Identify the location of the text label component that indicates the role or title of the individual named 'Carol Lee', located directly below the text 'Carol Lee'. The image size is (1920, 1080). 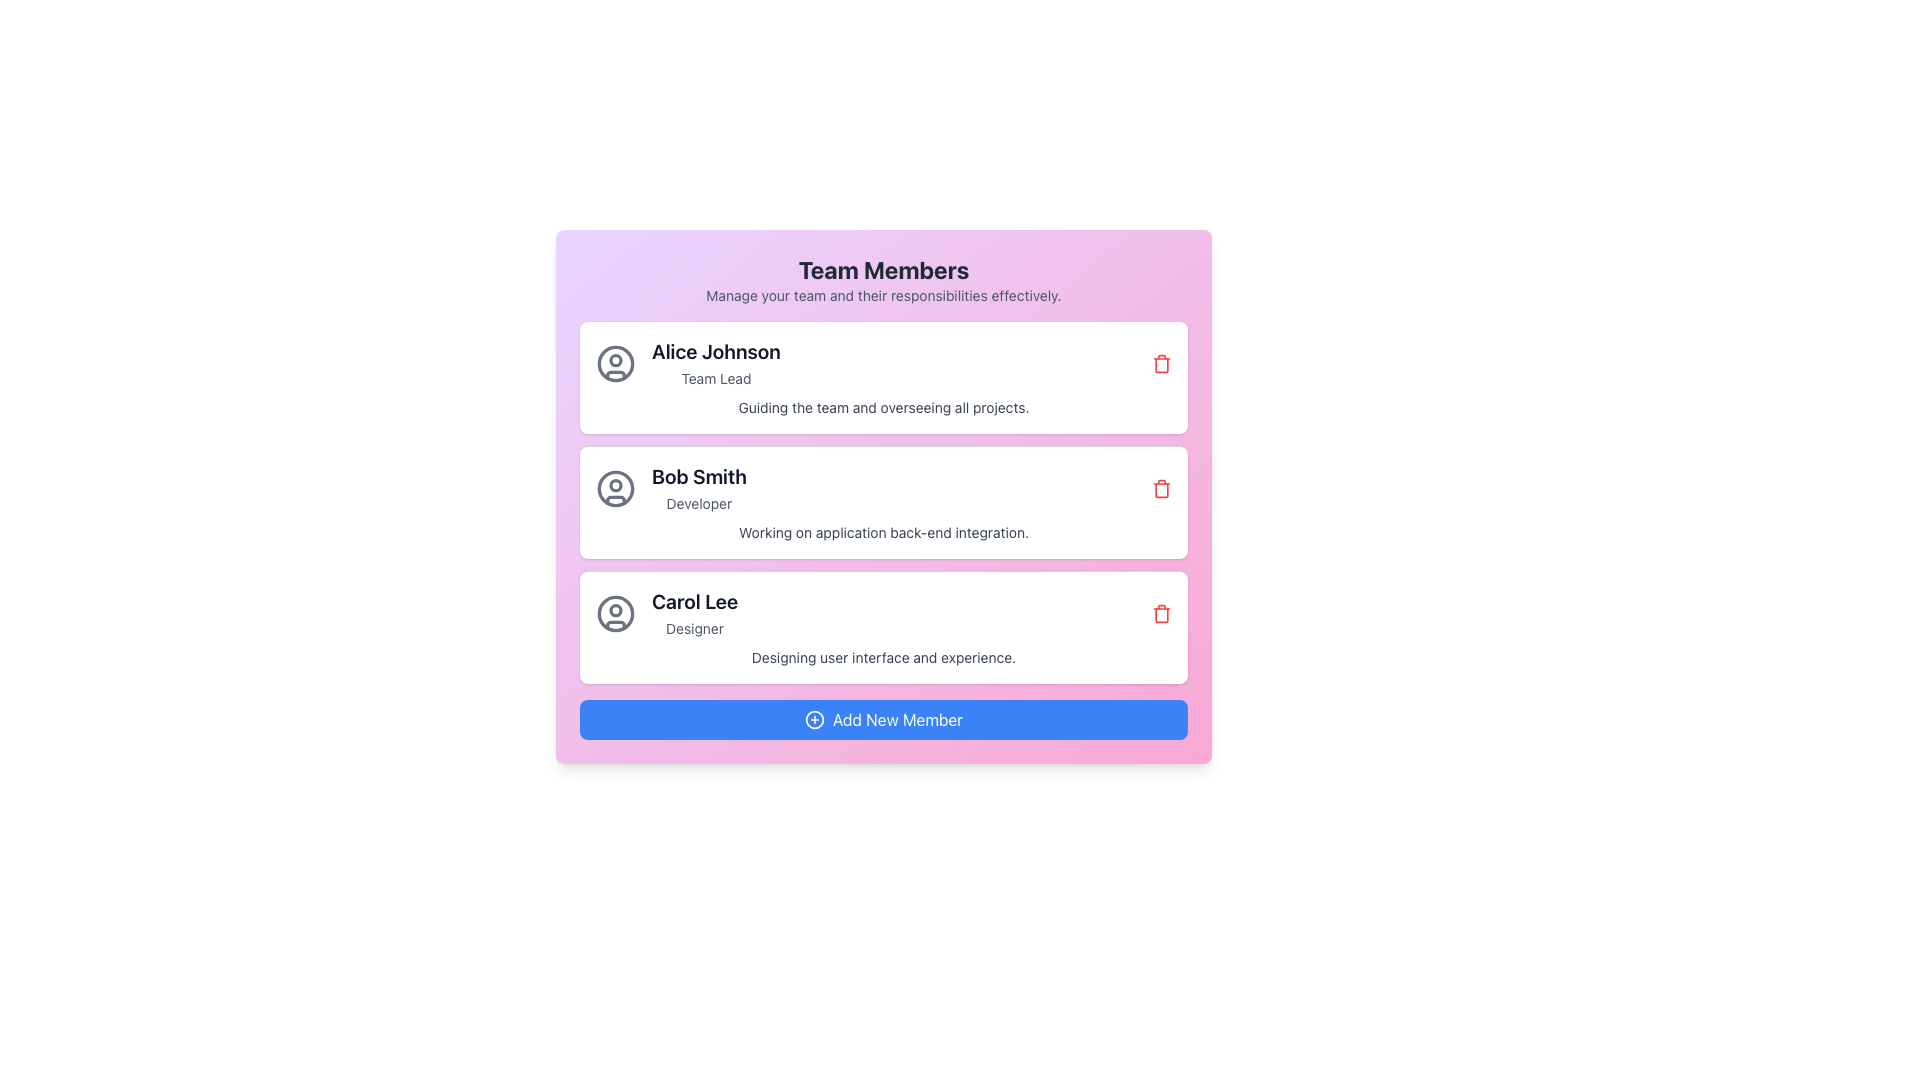
(695, 627).